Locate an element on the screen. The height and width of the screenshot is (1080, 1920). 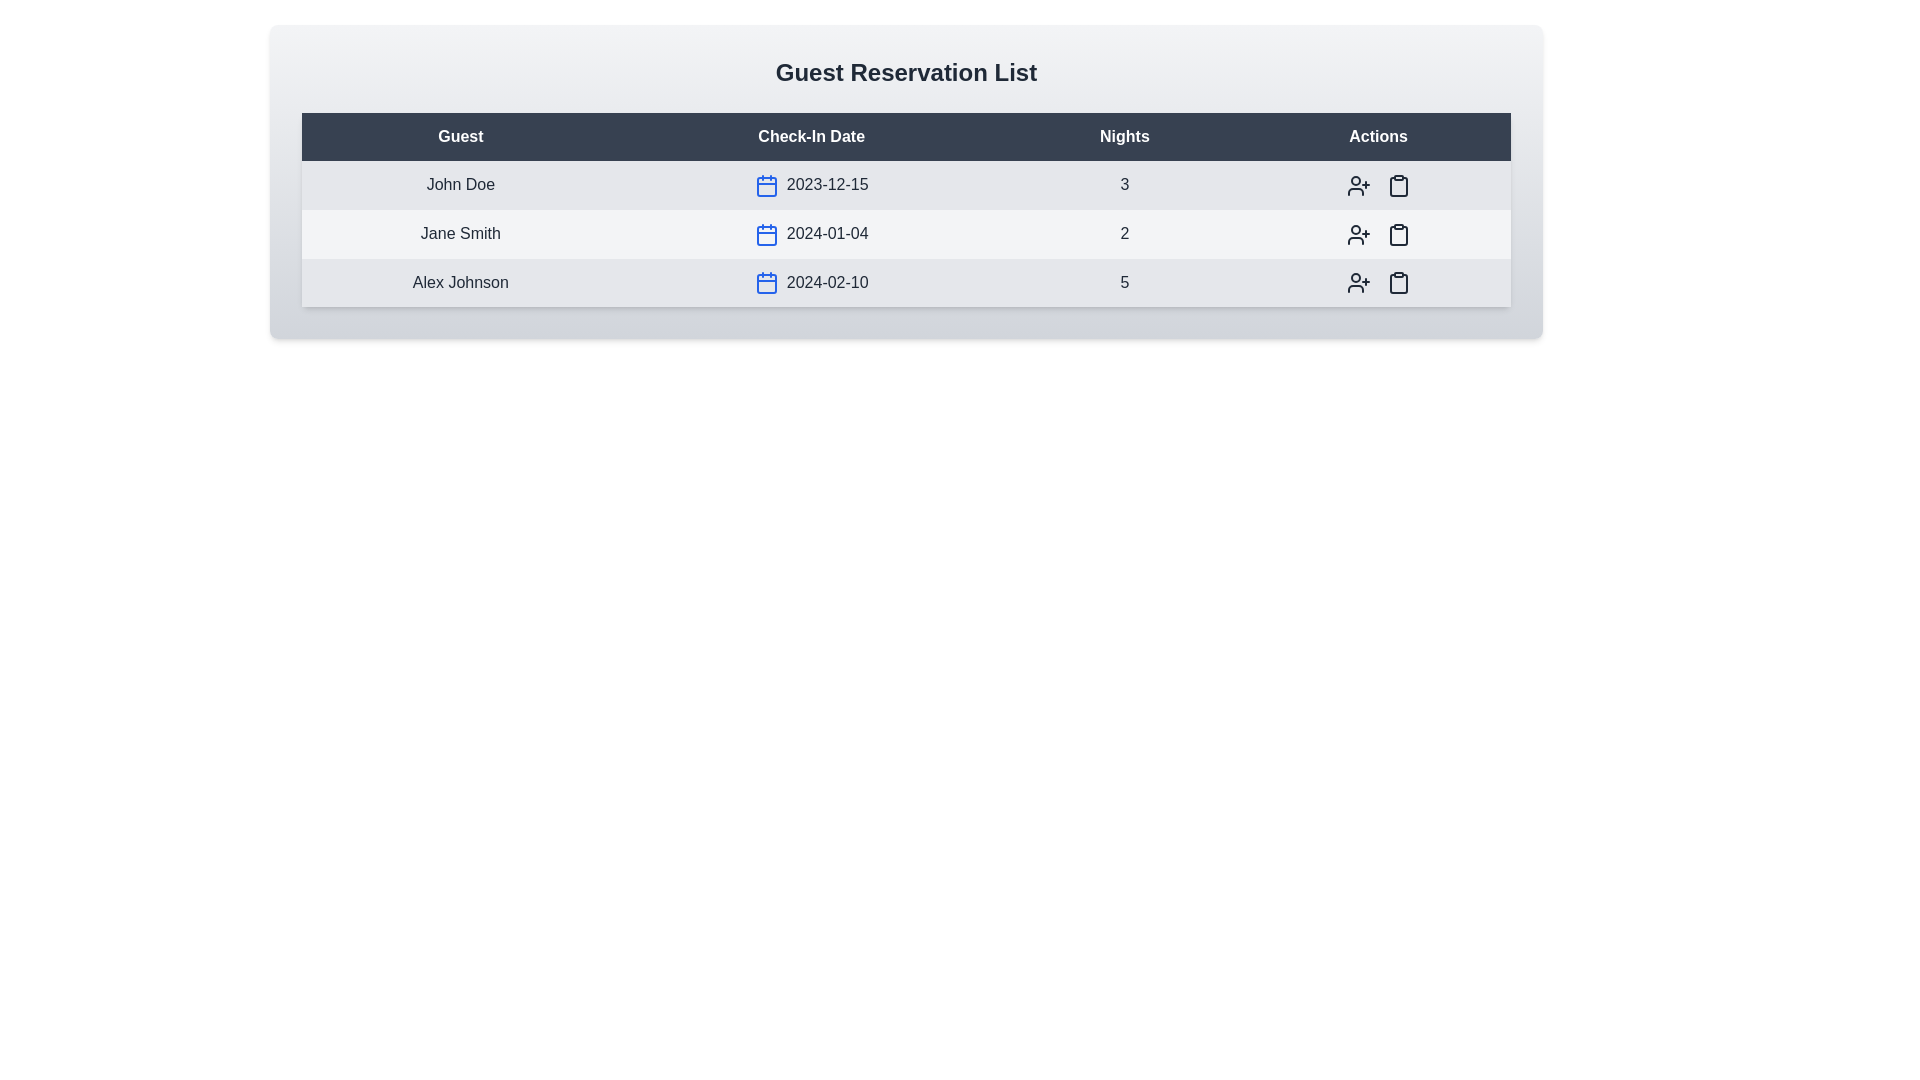
the icon that visually indicates the relevance of the date '2024-02-10' in the last row of the 'Check-In Date' column in the 'Guest Reservation List' table is located at coordinates (765, 283).